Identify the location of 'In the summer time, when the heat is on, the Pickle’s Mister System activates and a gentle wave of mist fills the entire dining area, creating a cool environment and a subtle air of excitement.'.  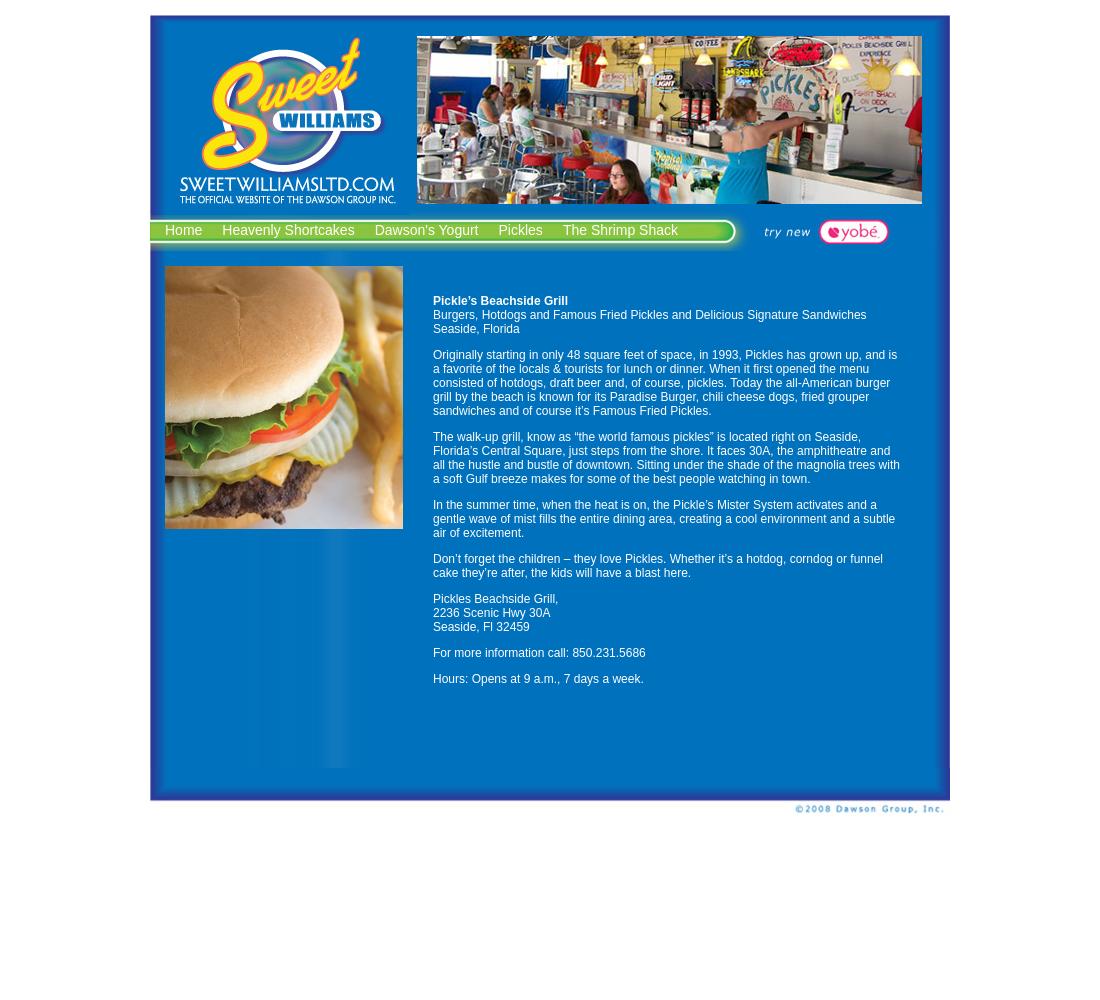
(663, 519).